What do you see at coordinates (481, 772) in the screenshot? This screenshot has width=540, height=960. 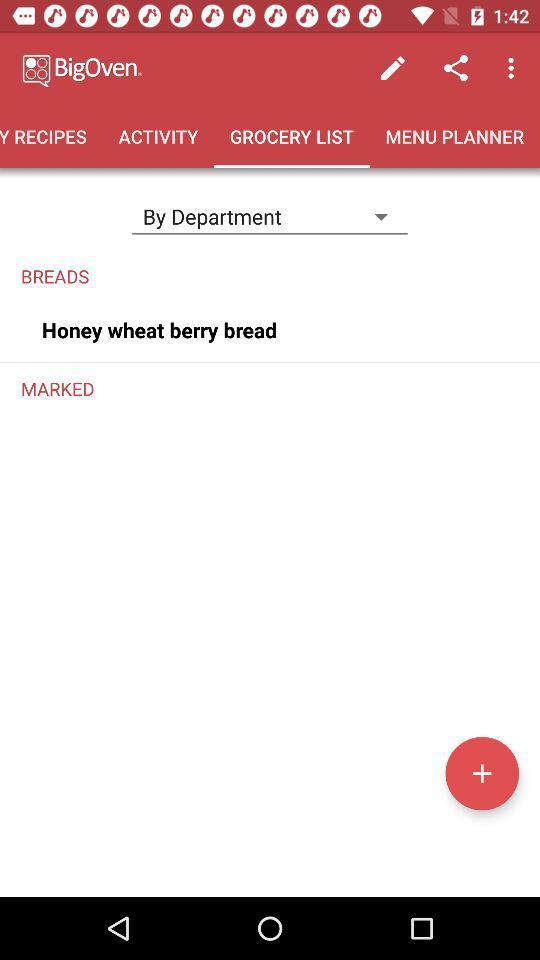 I see `the add icon` at bounding box center [481, 772].